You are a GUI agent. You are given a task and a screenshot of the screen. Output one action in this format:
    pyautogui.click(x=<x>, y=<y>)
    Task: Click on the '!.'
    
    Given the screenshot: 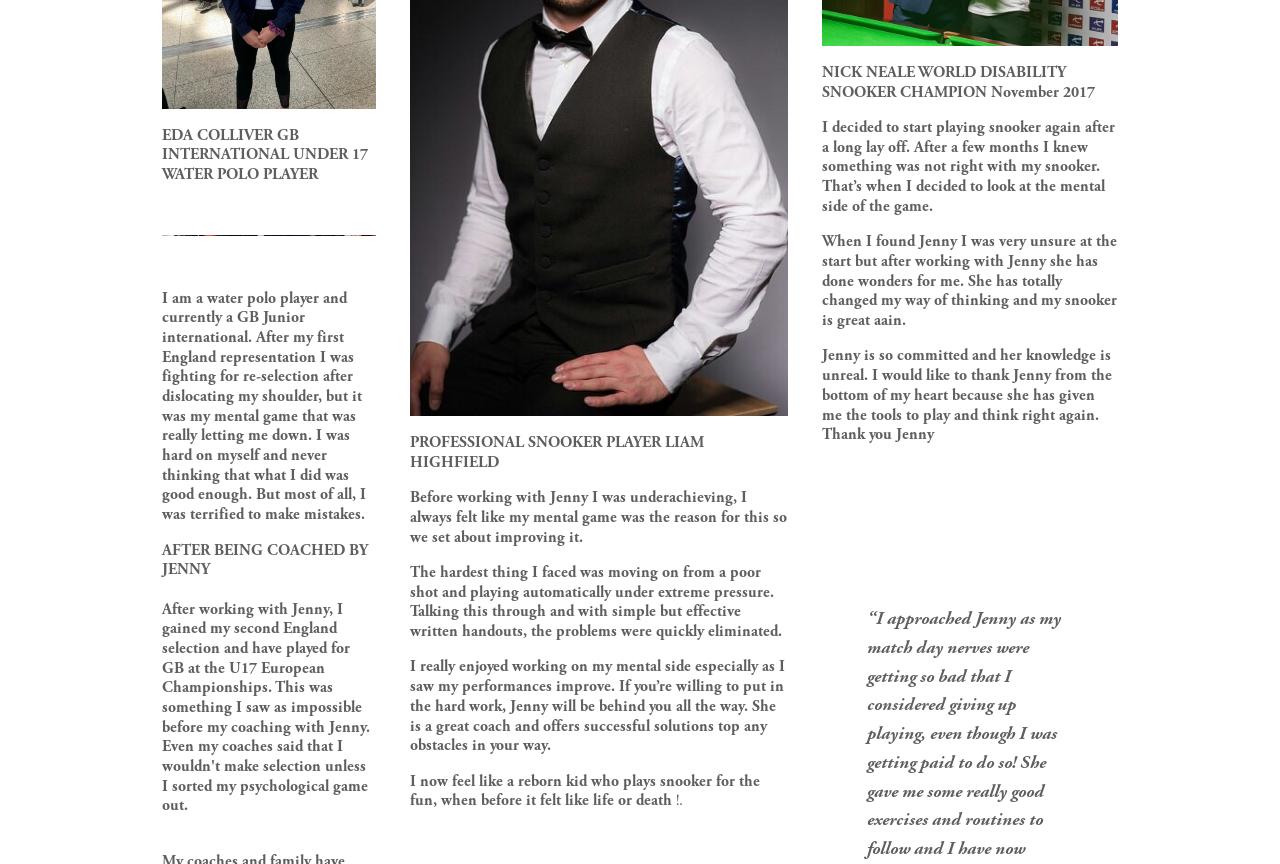 What is the action you would take?
    pyautogui.click(x=676, y=800)
    